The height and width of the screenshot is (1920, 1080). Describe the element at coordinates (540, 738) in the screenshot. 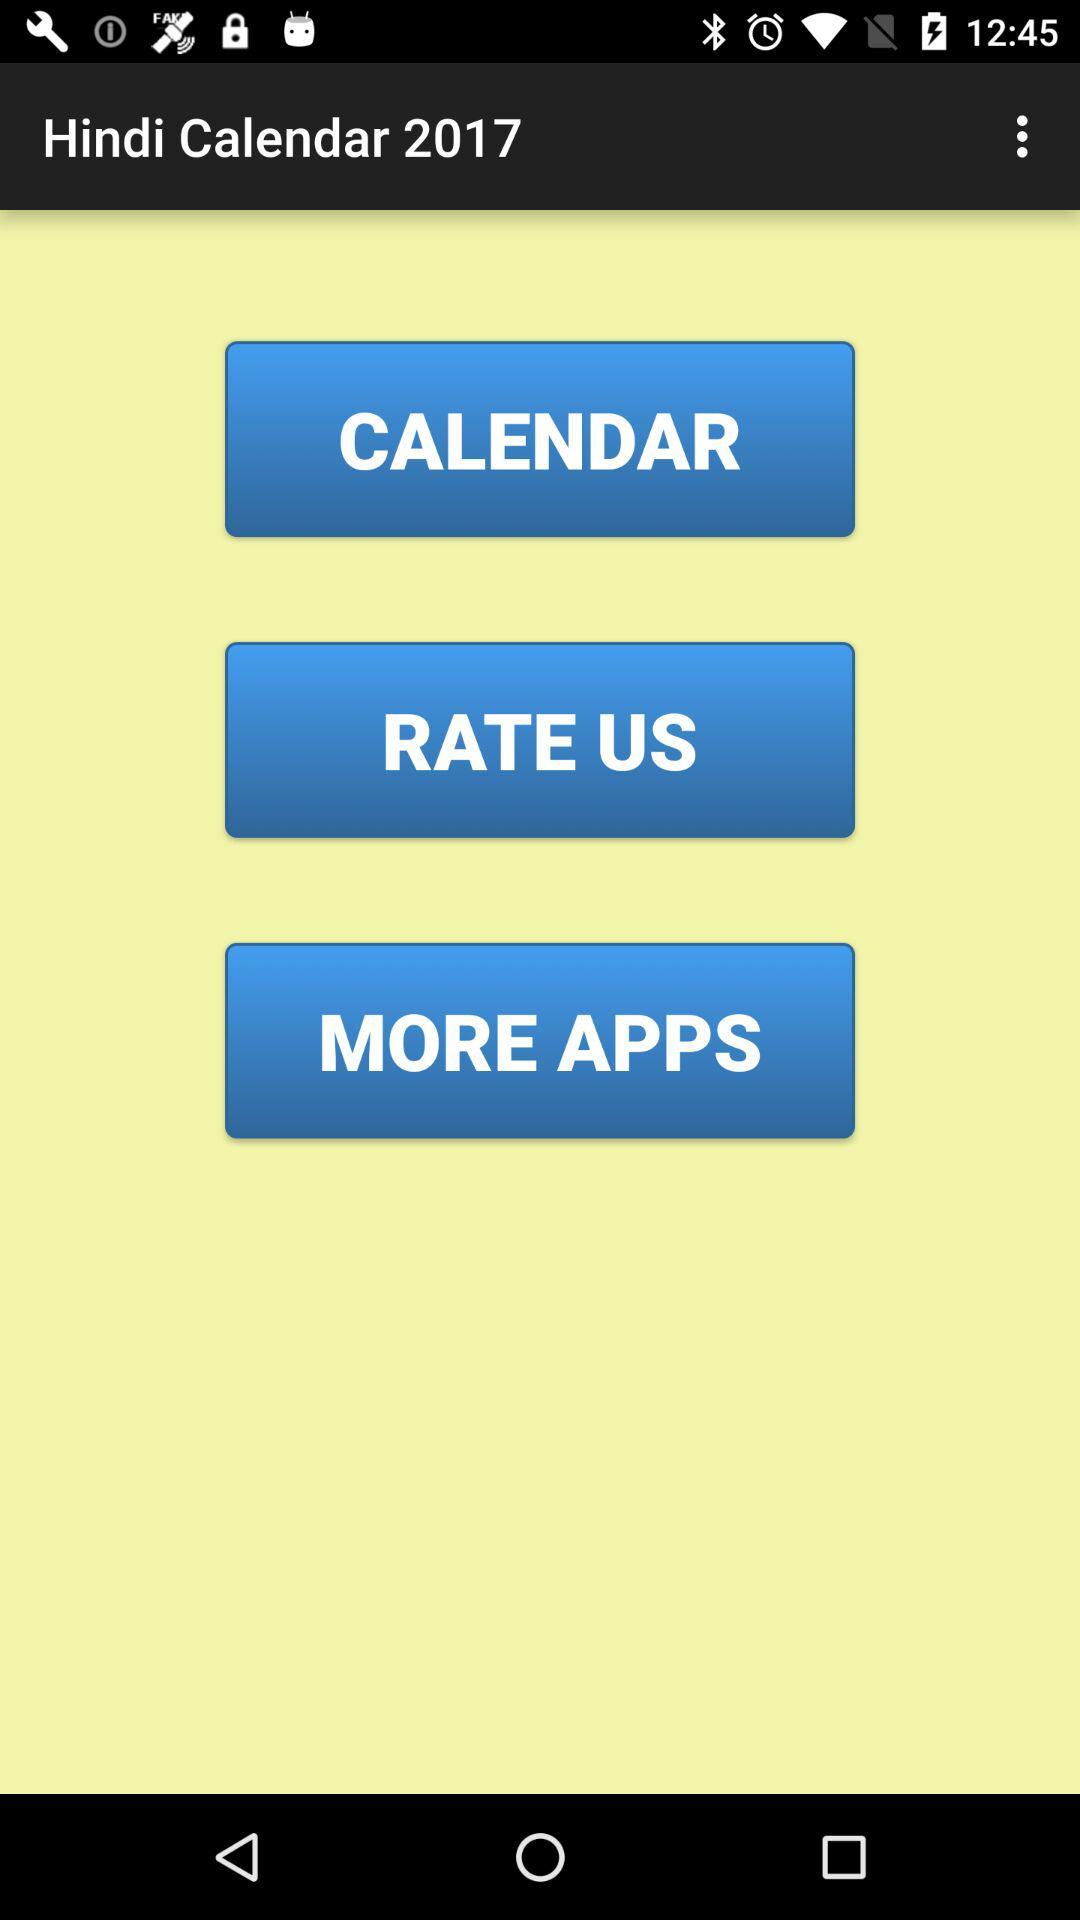

I see `the rate us item` at that location.